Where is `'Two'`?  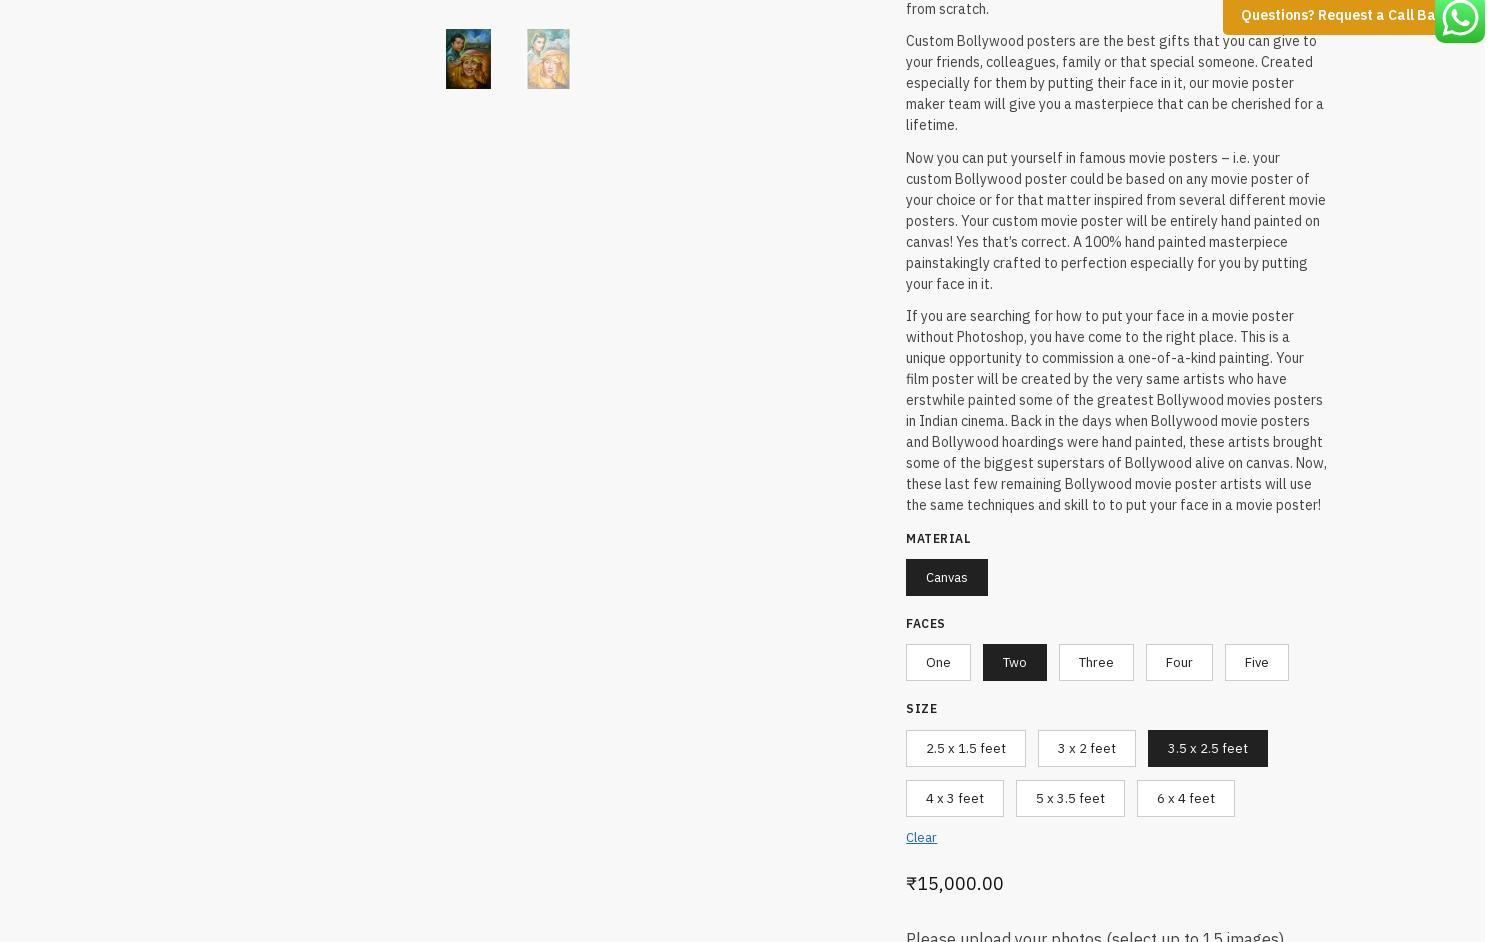 'Two' is located at coordinates (1015, 657).